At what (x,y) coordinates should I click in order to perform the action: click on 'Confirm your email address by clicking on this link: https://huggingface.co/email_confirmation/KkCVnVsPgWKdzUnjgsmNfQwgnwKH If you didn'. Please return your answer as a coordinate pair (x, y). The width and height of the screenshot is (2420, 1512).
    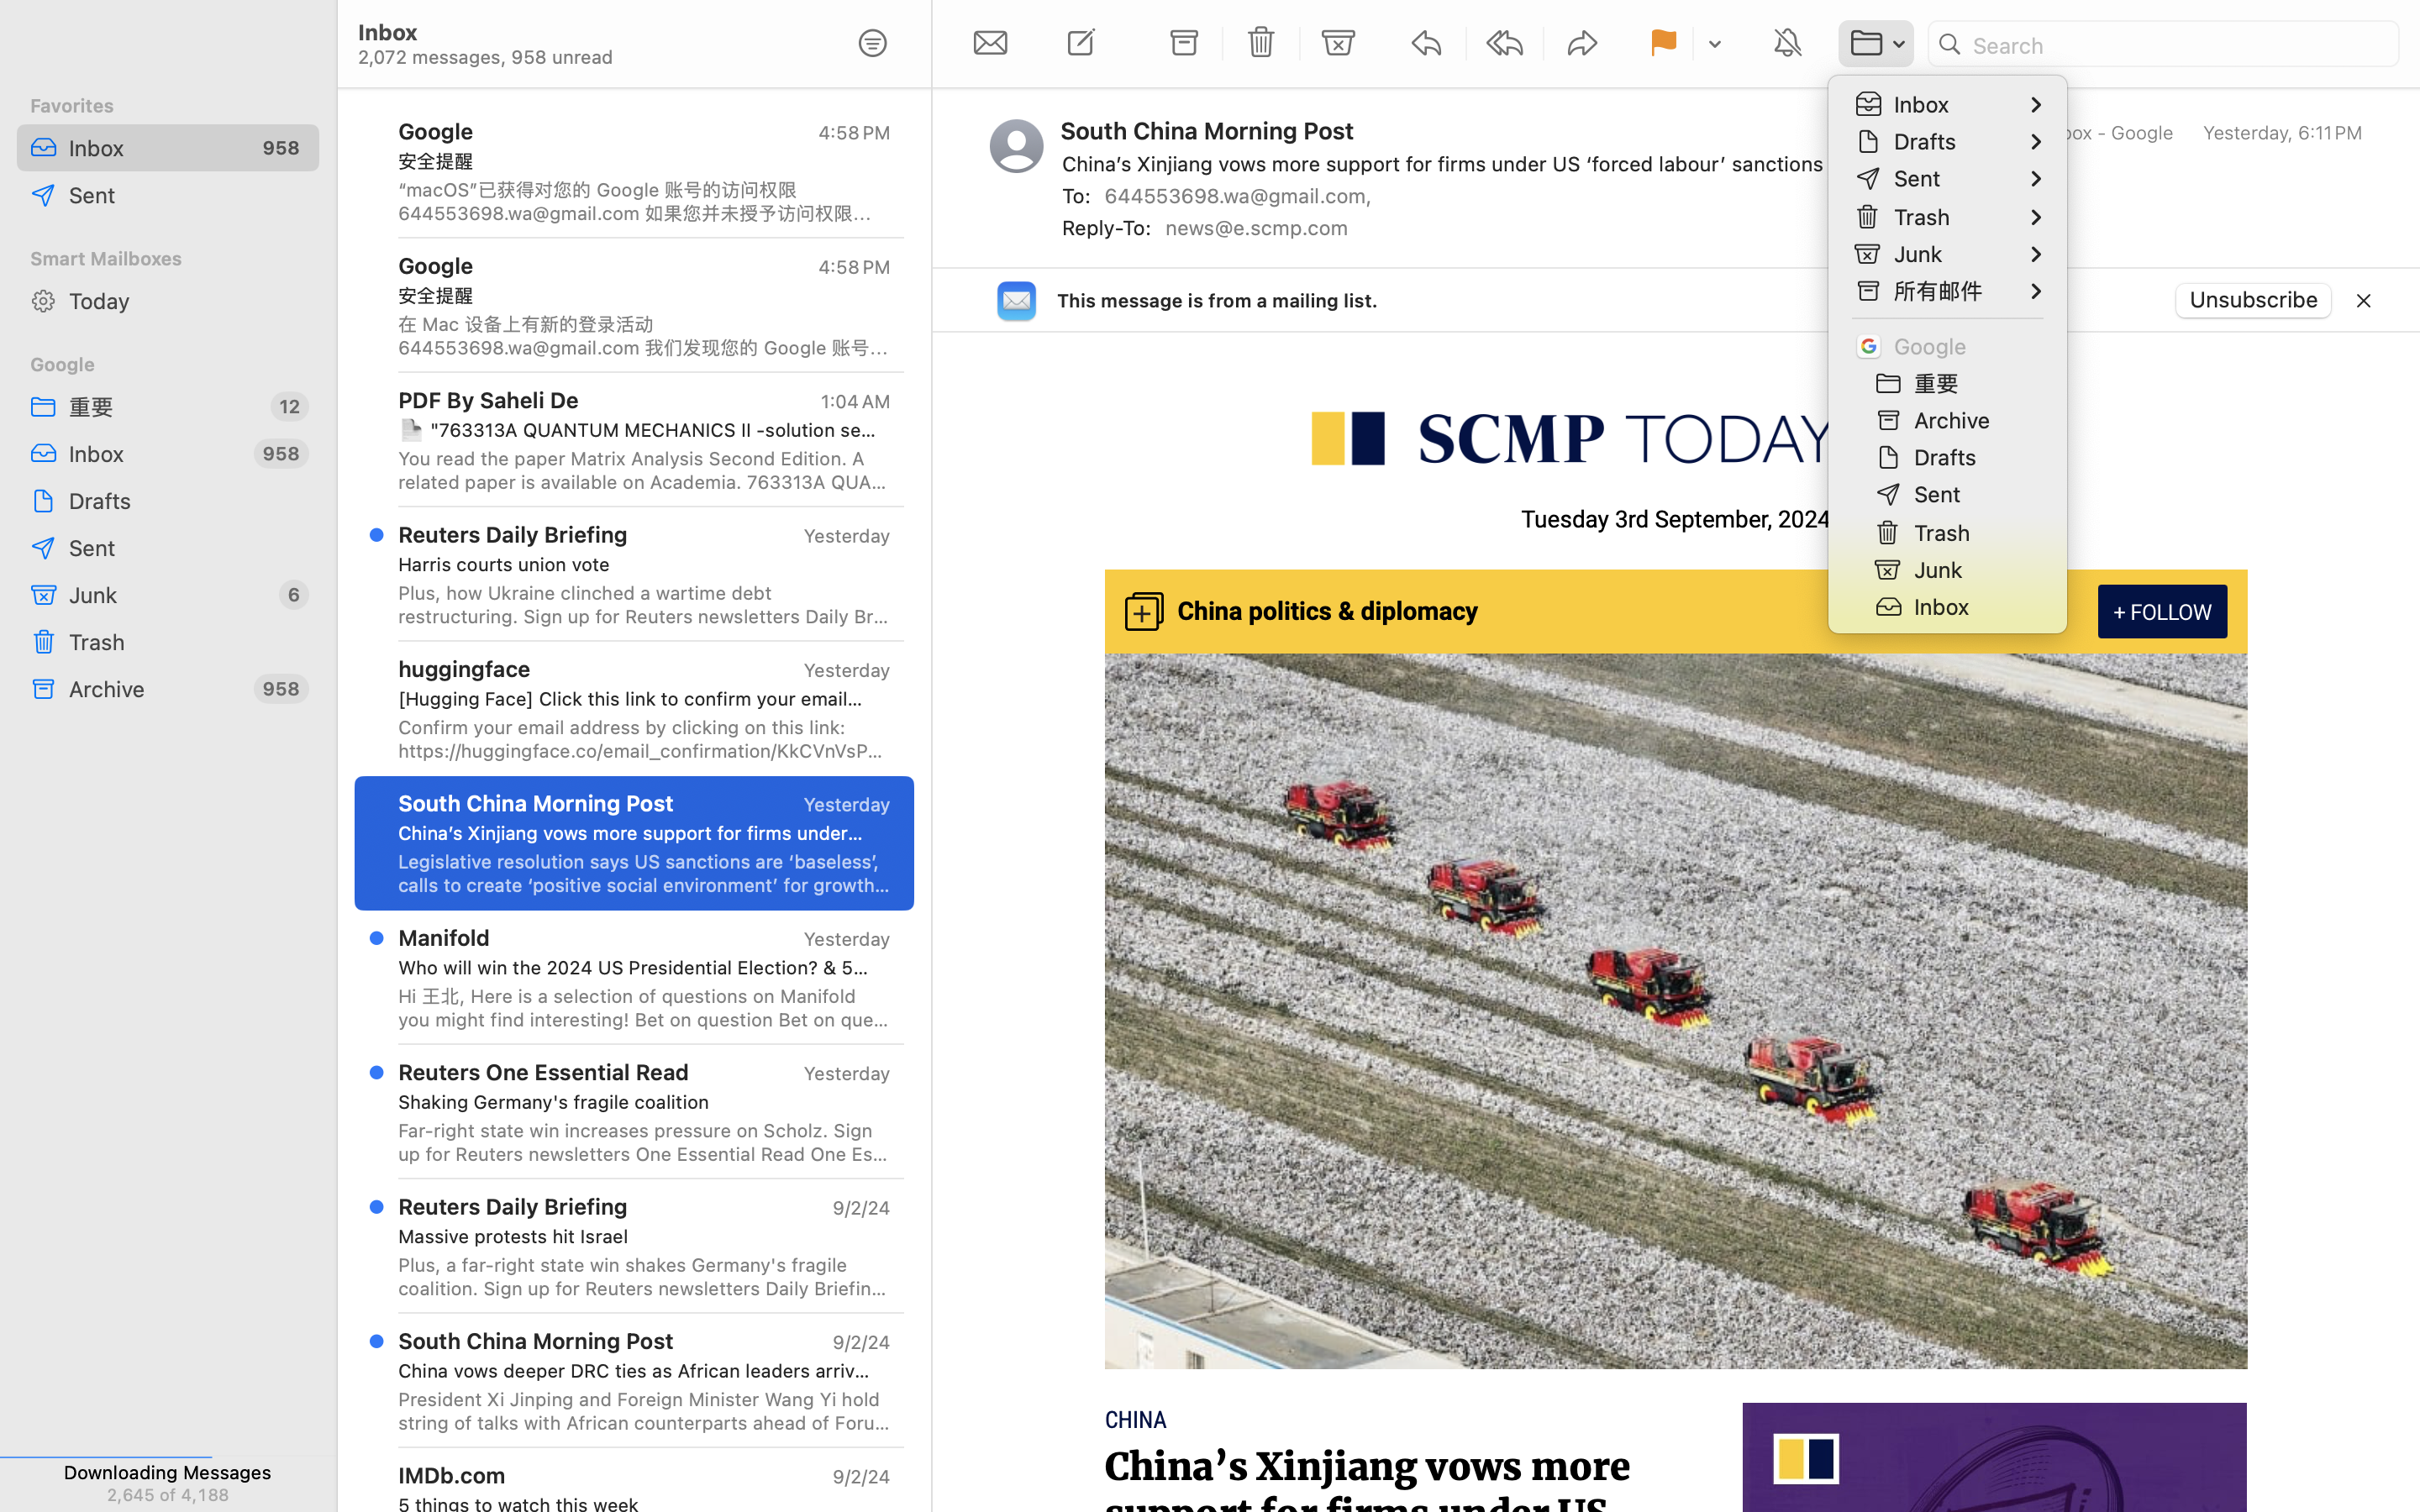
    Looking at the image, I should click on (644, 739).